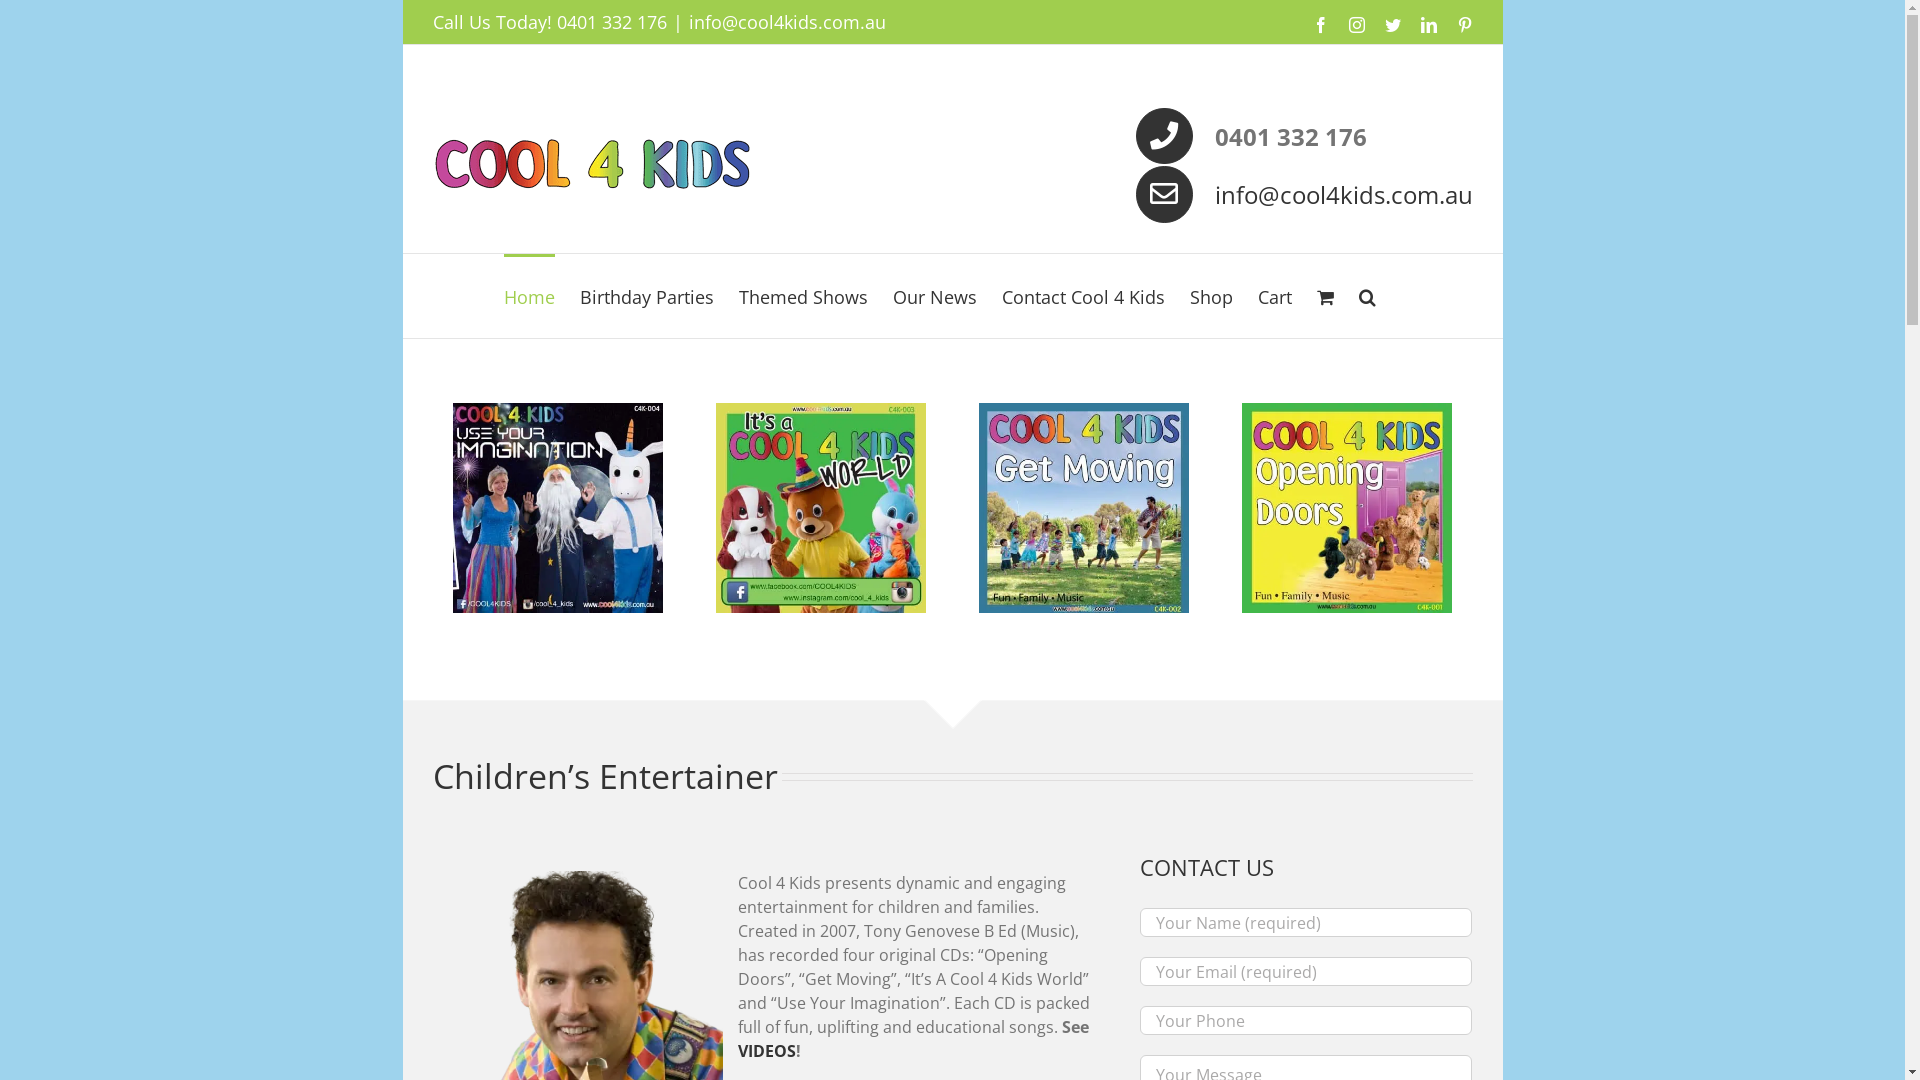  What do you see at coordinates (529, 296) in the screenshot?
I see `'Home'` at bounding box center [529, 296].